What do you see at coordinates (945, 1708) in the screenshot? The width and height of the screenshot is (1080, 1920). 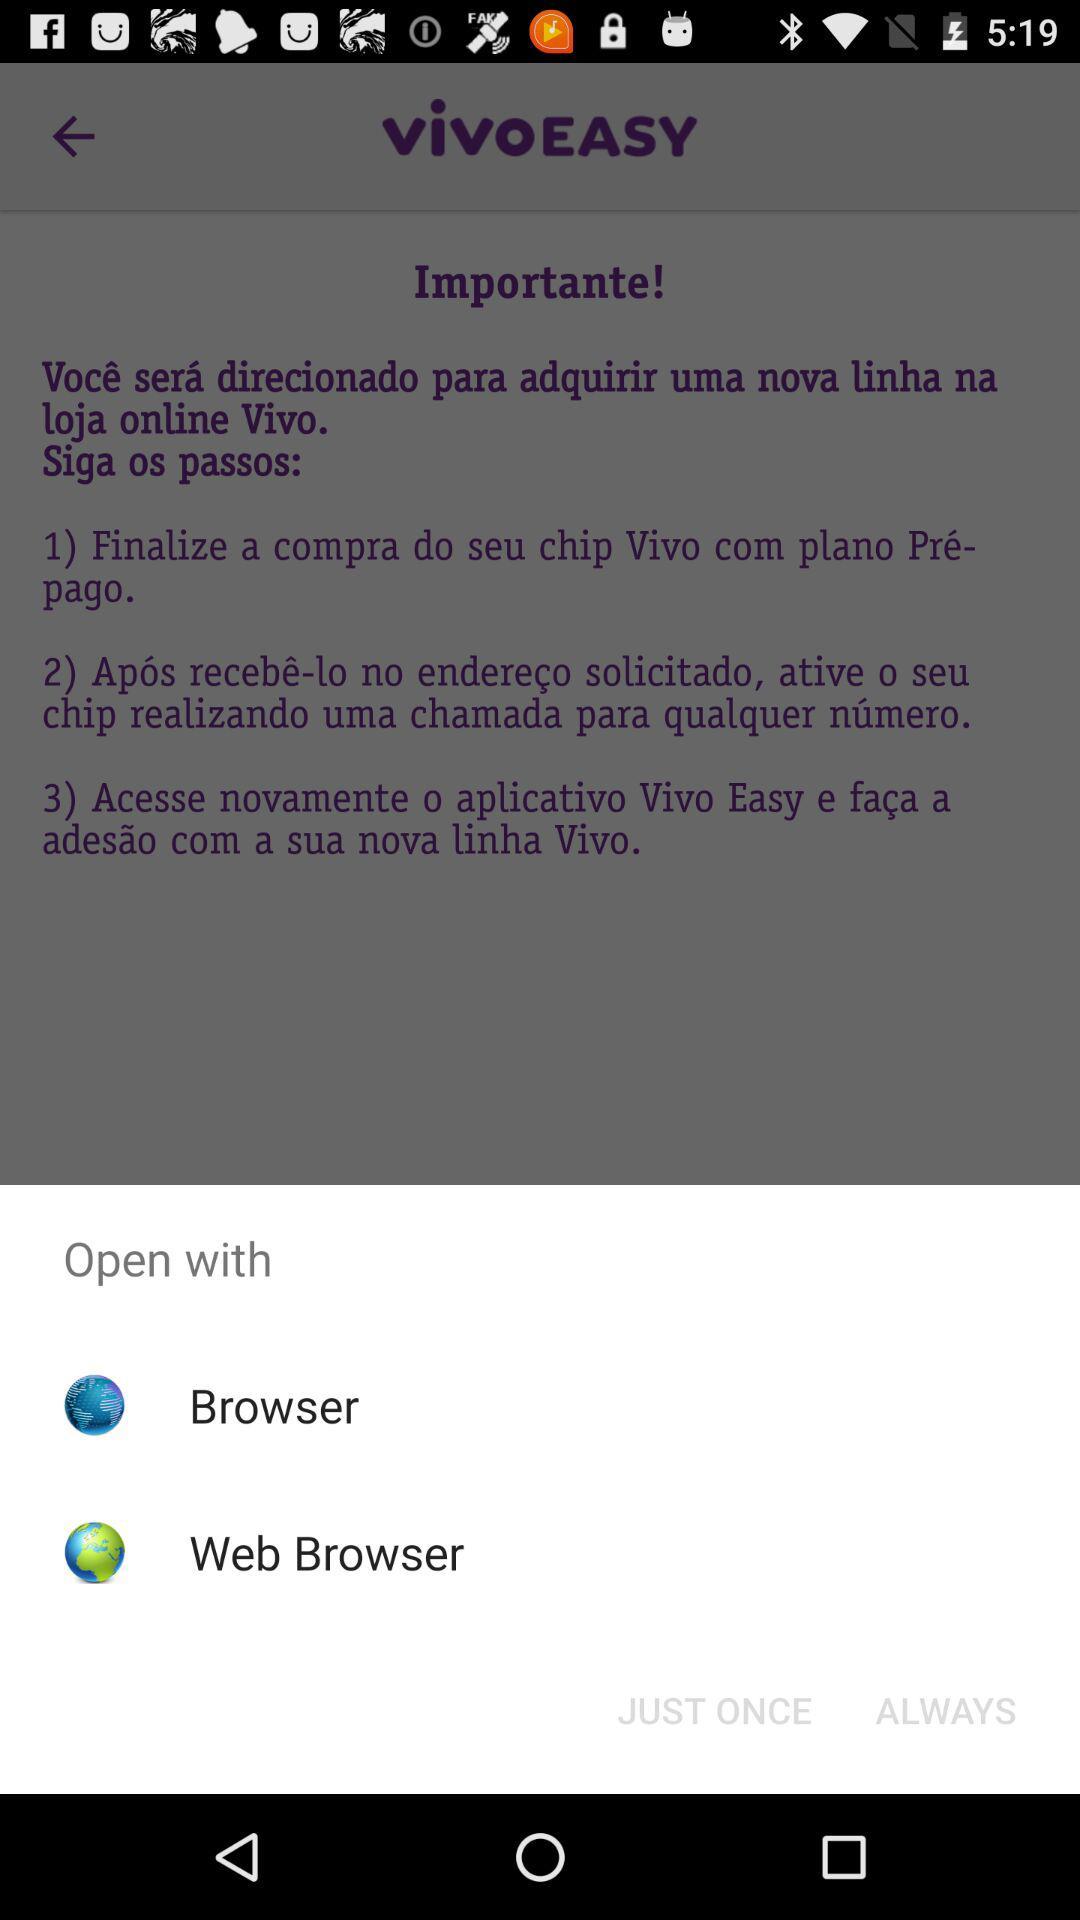 I see `item to the right of just once button` at bounding box center [945, 1708].